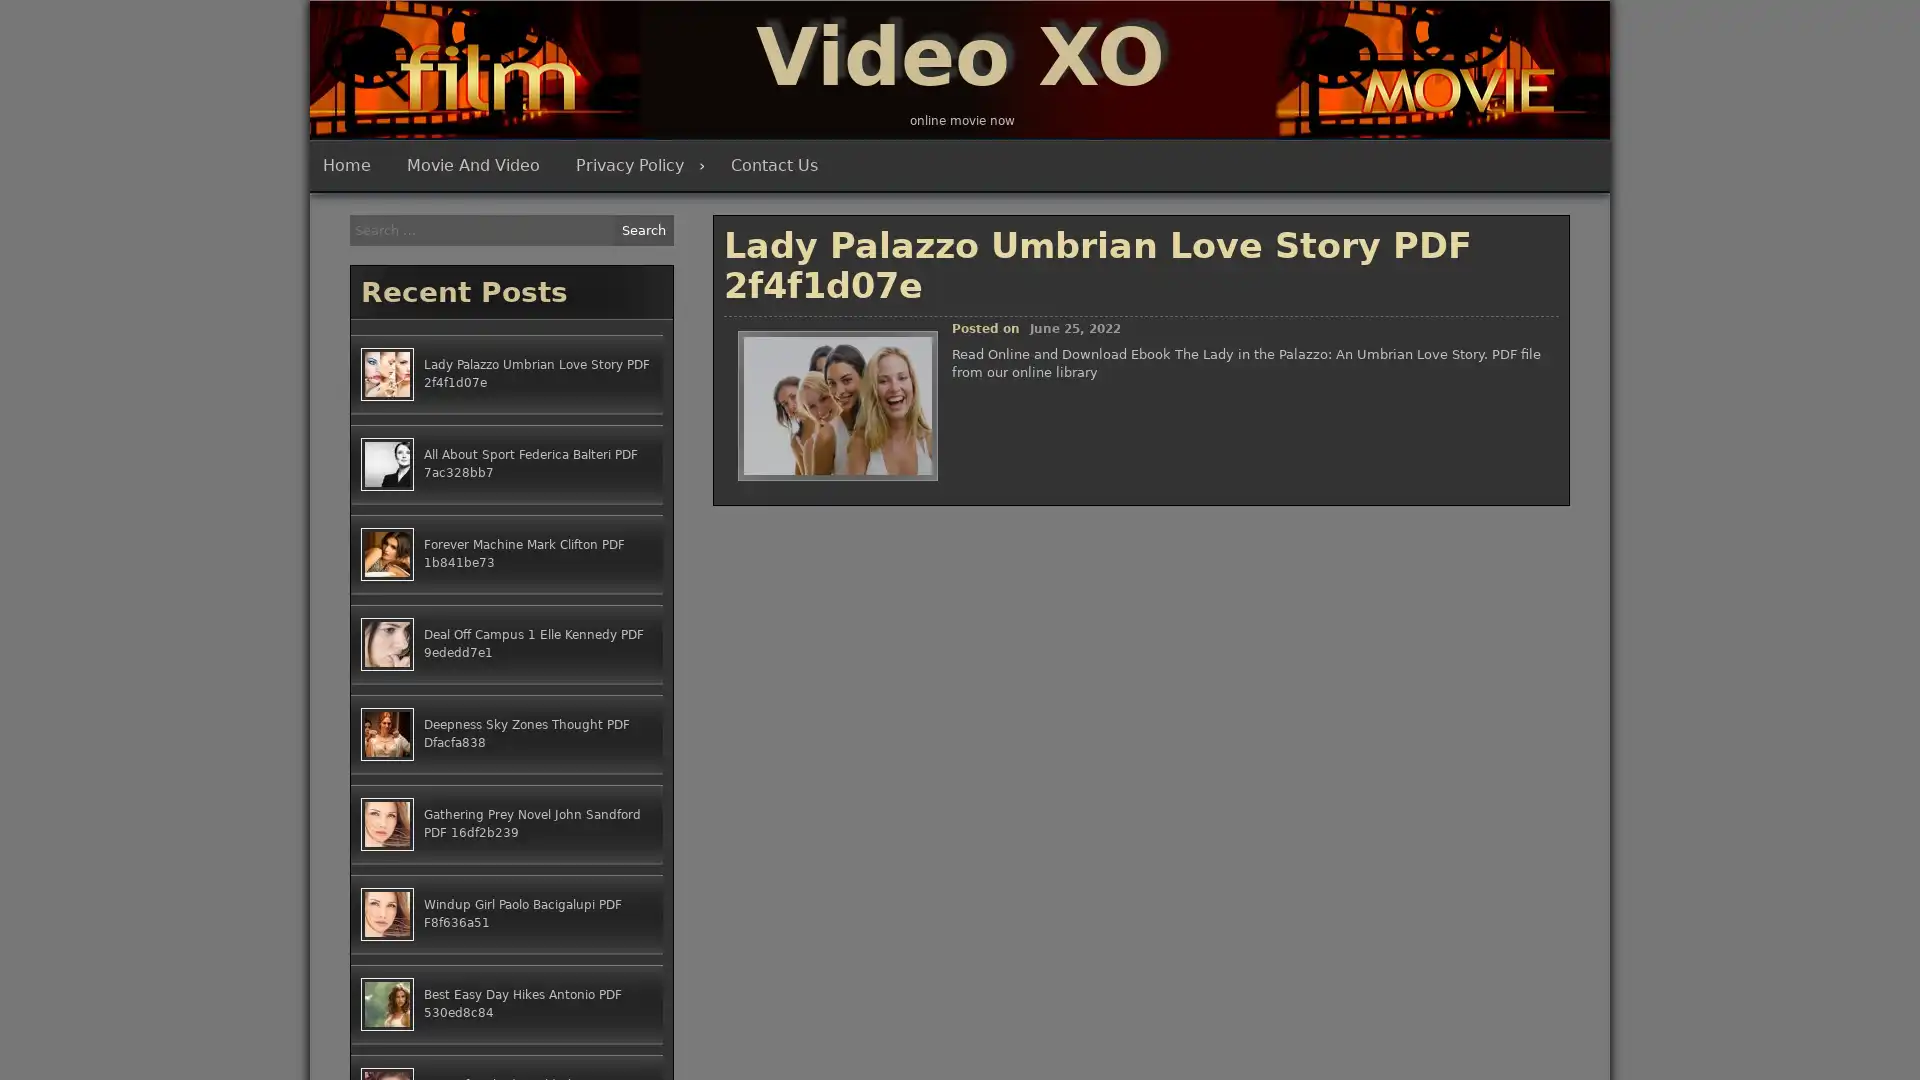 This screenshot has width=1920, height=1080. Describe the element at coordinates (643, 229) in the screenshot. I see `Search` at that location.